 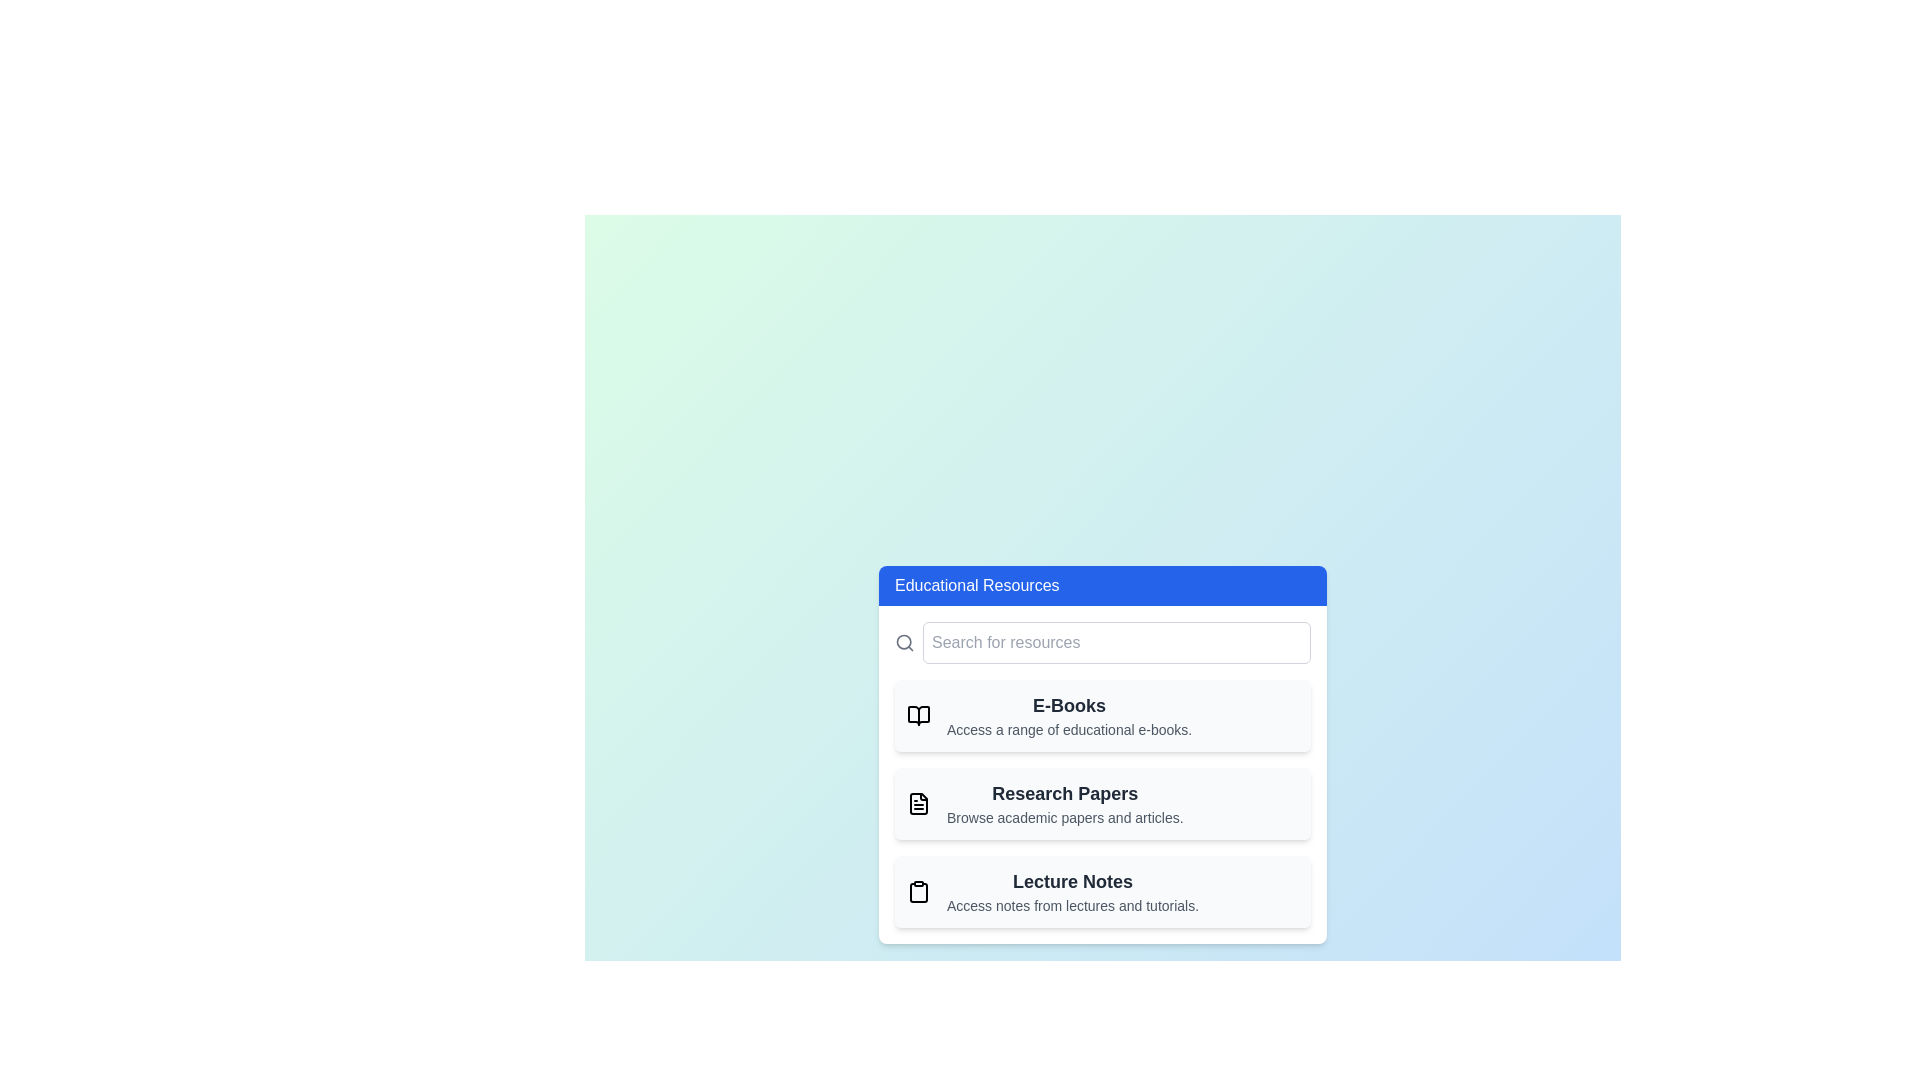 What do you see at coordinates (1102, 890) in the screenshot?
I see `the resource card titled 'Lecture Notes'` at bounding box center [1102, 890].